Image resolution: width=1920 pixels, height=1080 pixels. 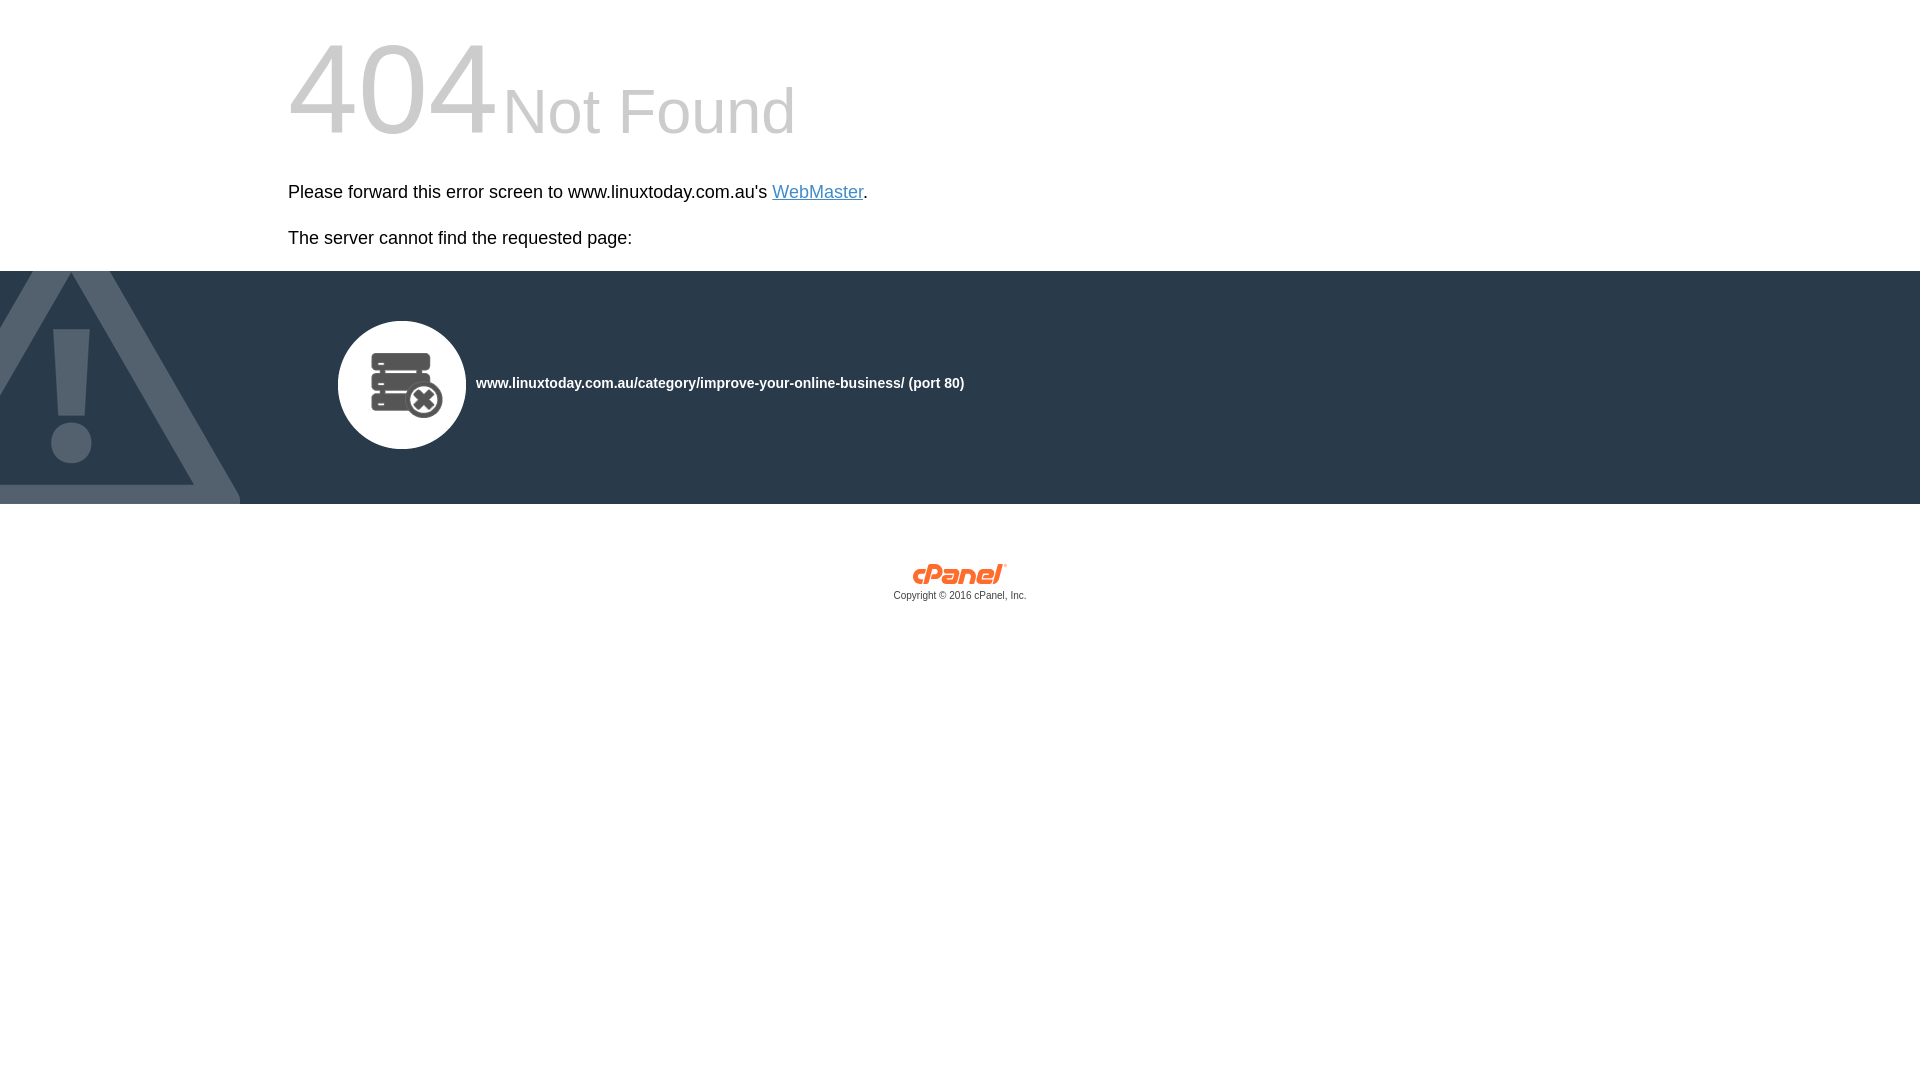 What do you see at coordinates (817, 192) in the screenshot?
I see `'WebMaster'` at bounding box center [817, 192].